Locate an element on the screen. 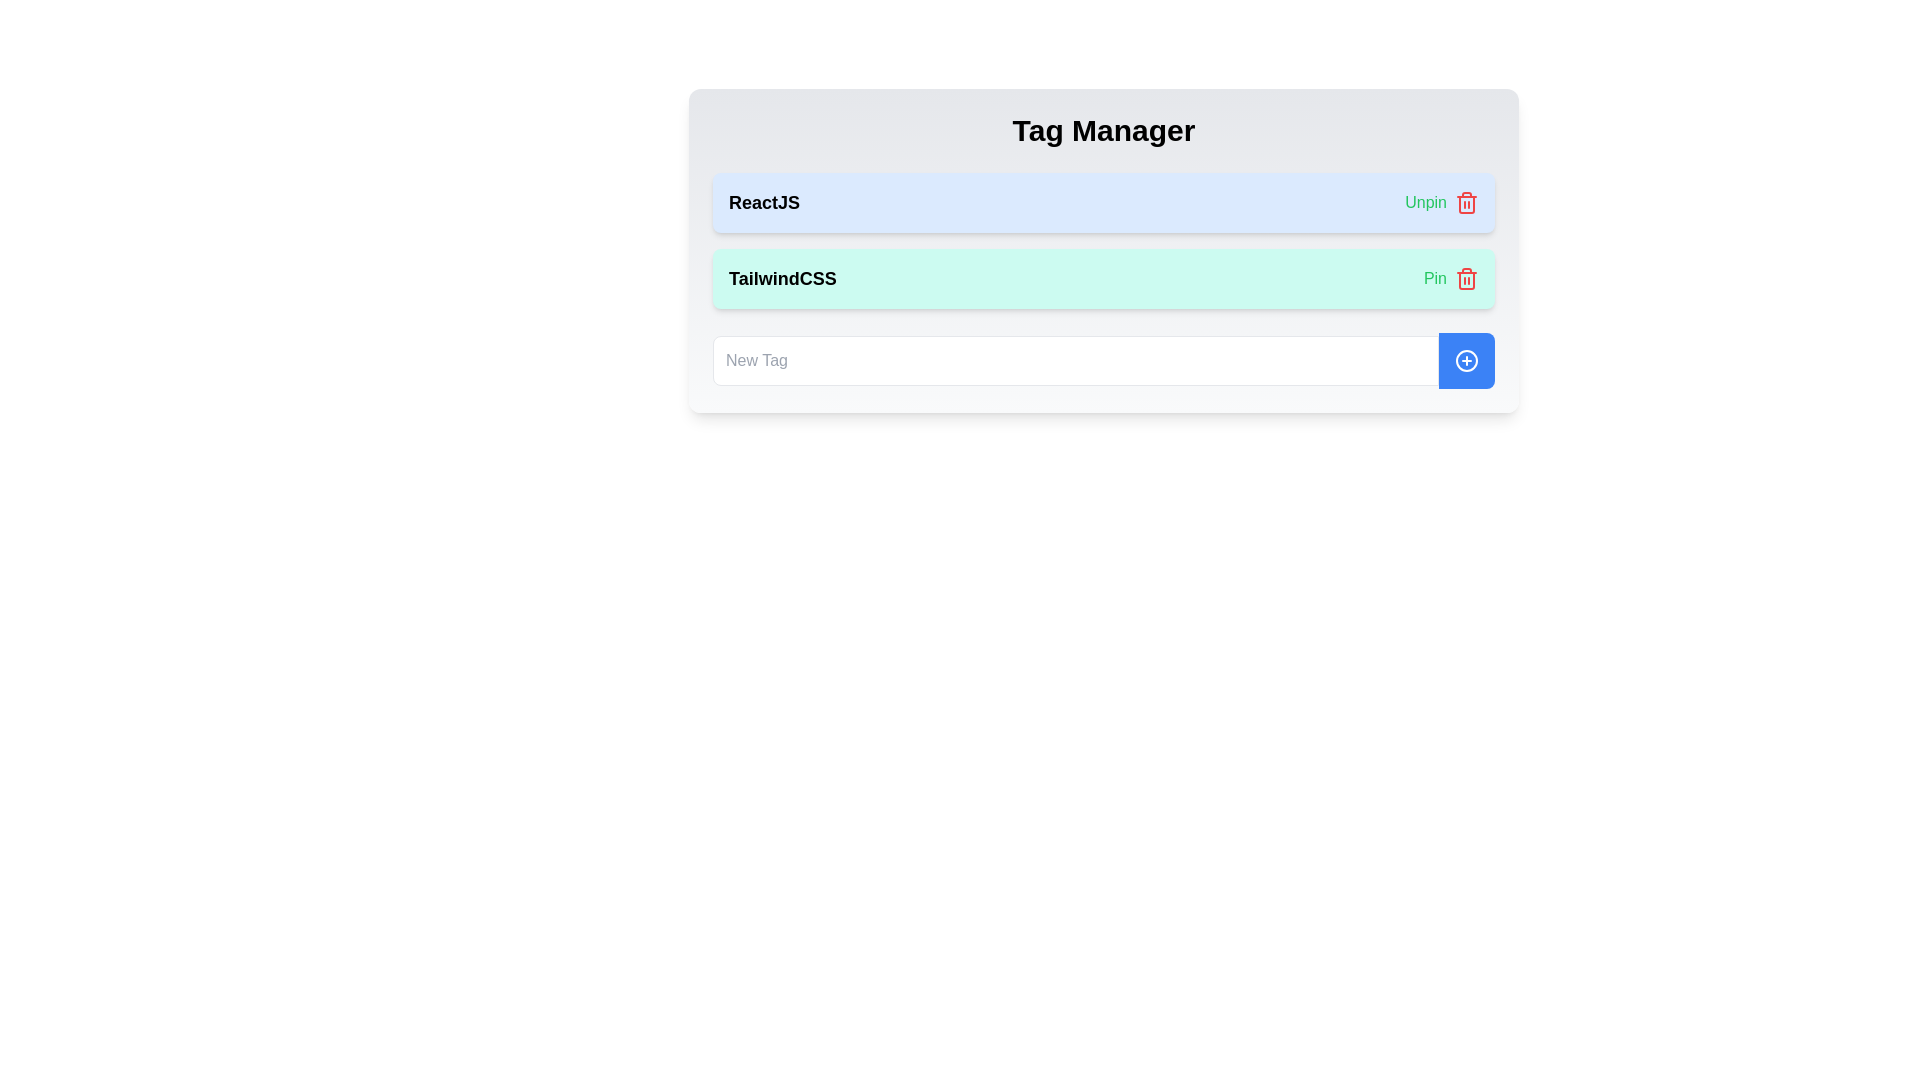 This screenshot has height=1080, width=1920. the circular icon with a plus sign inside, which is located at the bottom-right of the interface within a blue rounded rectangle button under the 'New Tag' text box is located at coordinates (1467, 361).